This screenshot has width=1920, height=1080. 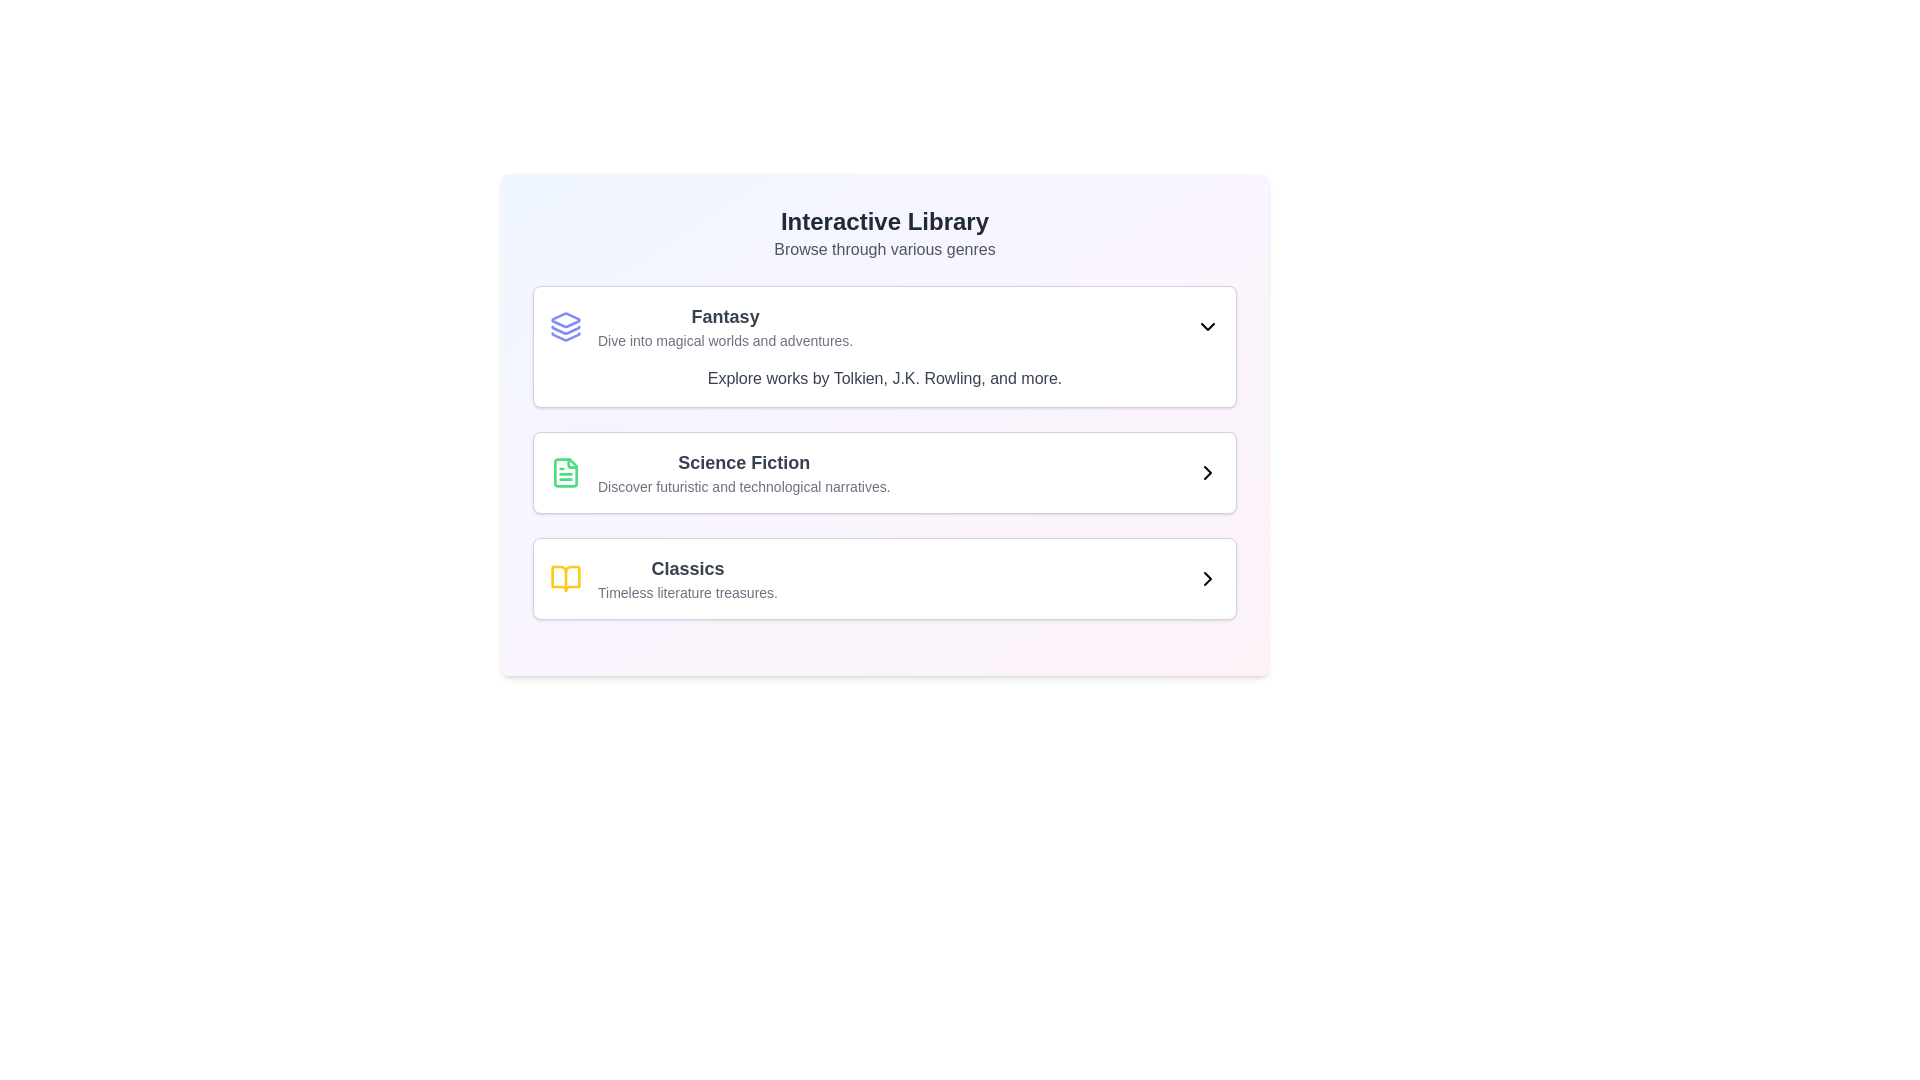 What do you see at coordinates (565, 473) in the screenshot?
I see `the green document icon located in the 'Science Fiction' section` at bounding box center [565, 473].